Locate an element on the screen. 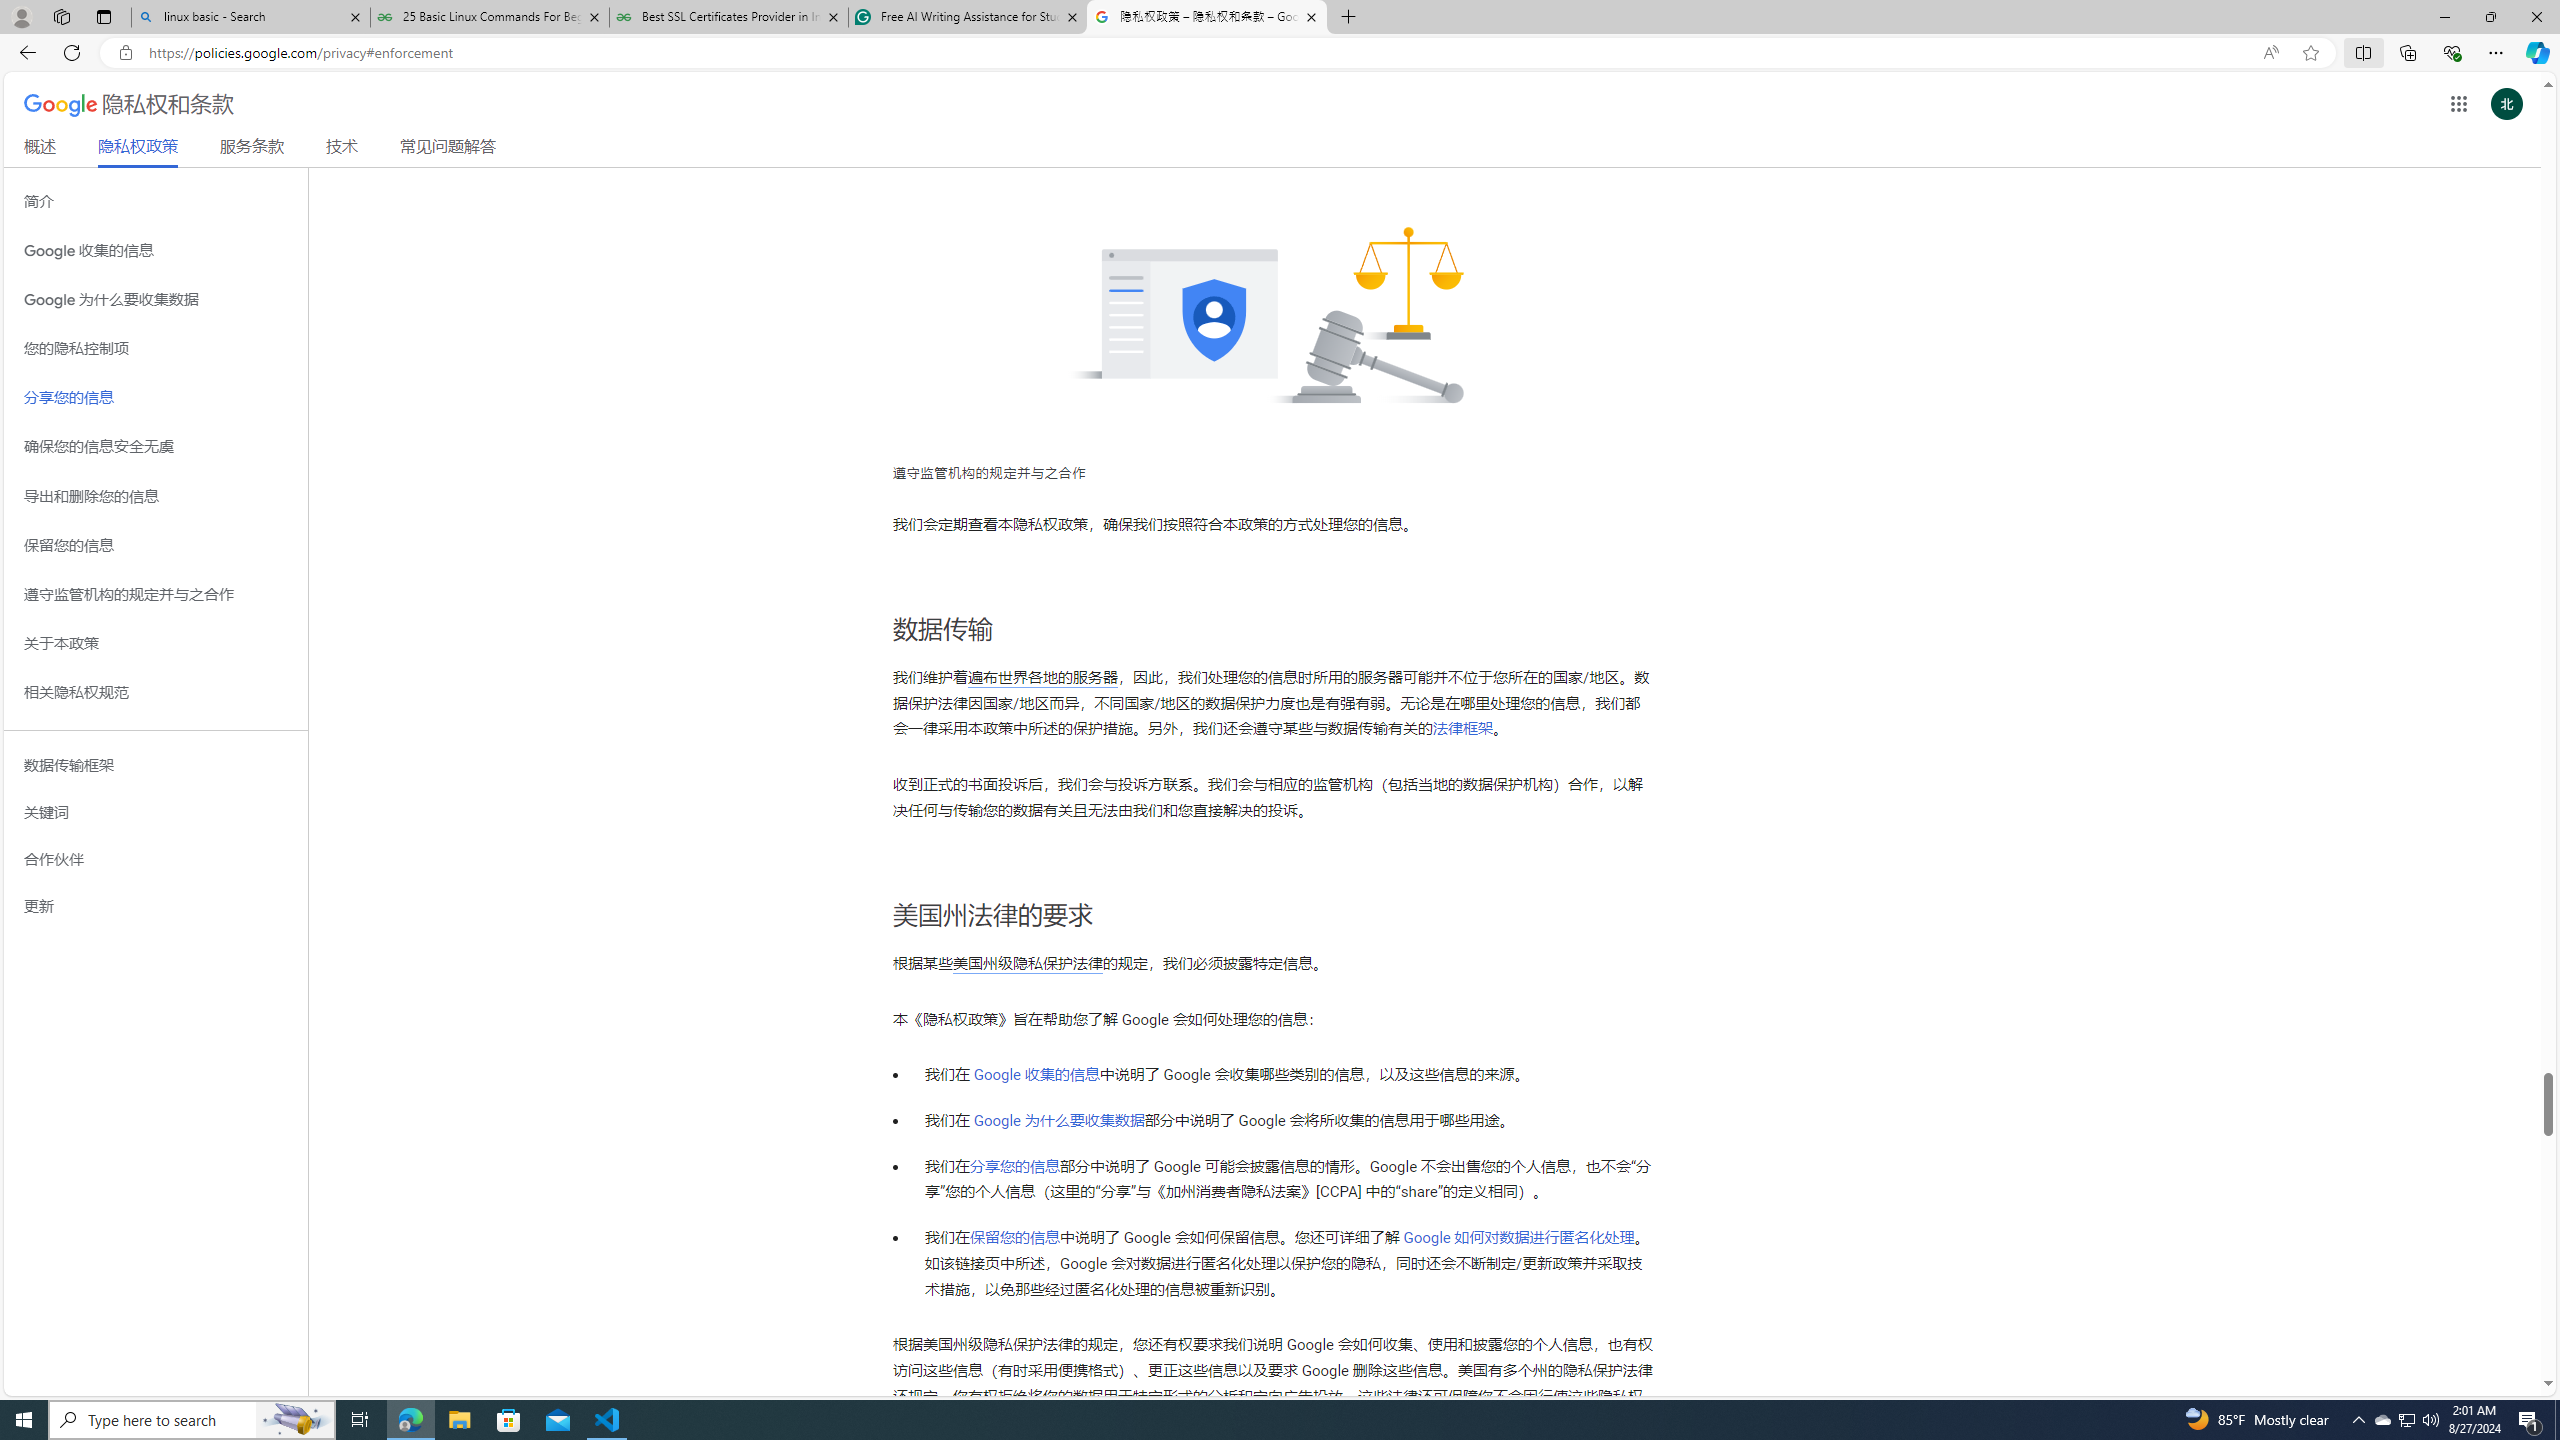  'Free AI Writing Assistance for Students | Grammarly' is located at coordinates (966, 16).